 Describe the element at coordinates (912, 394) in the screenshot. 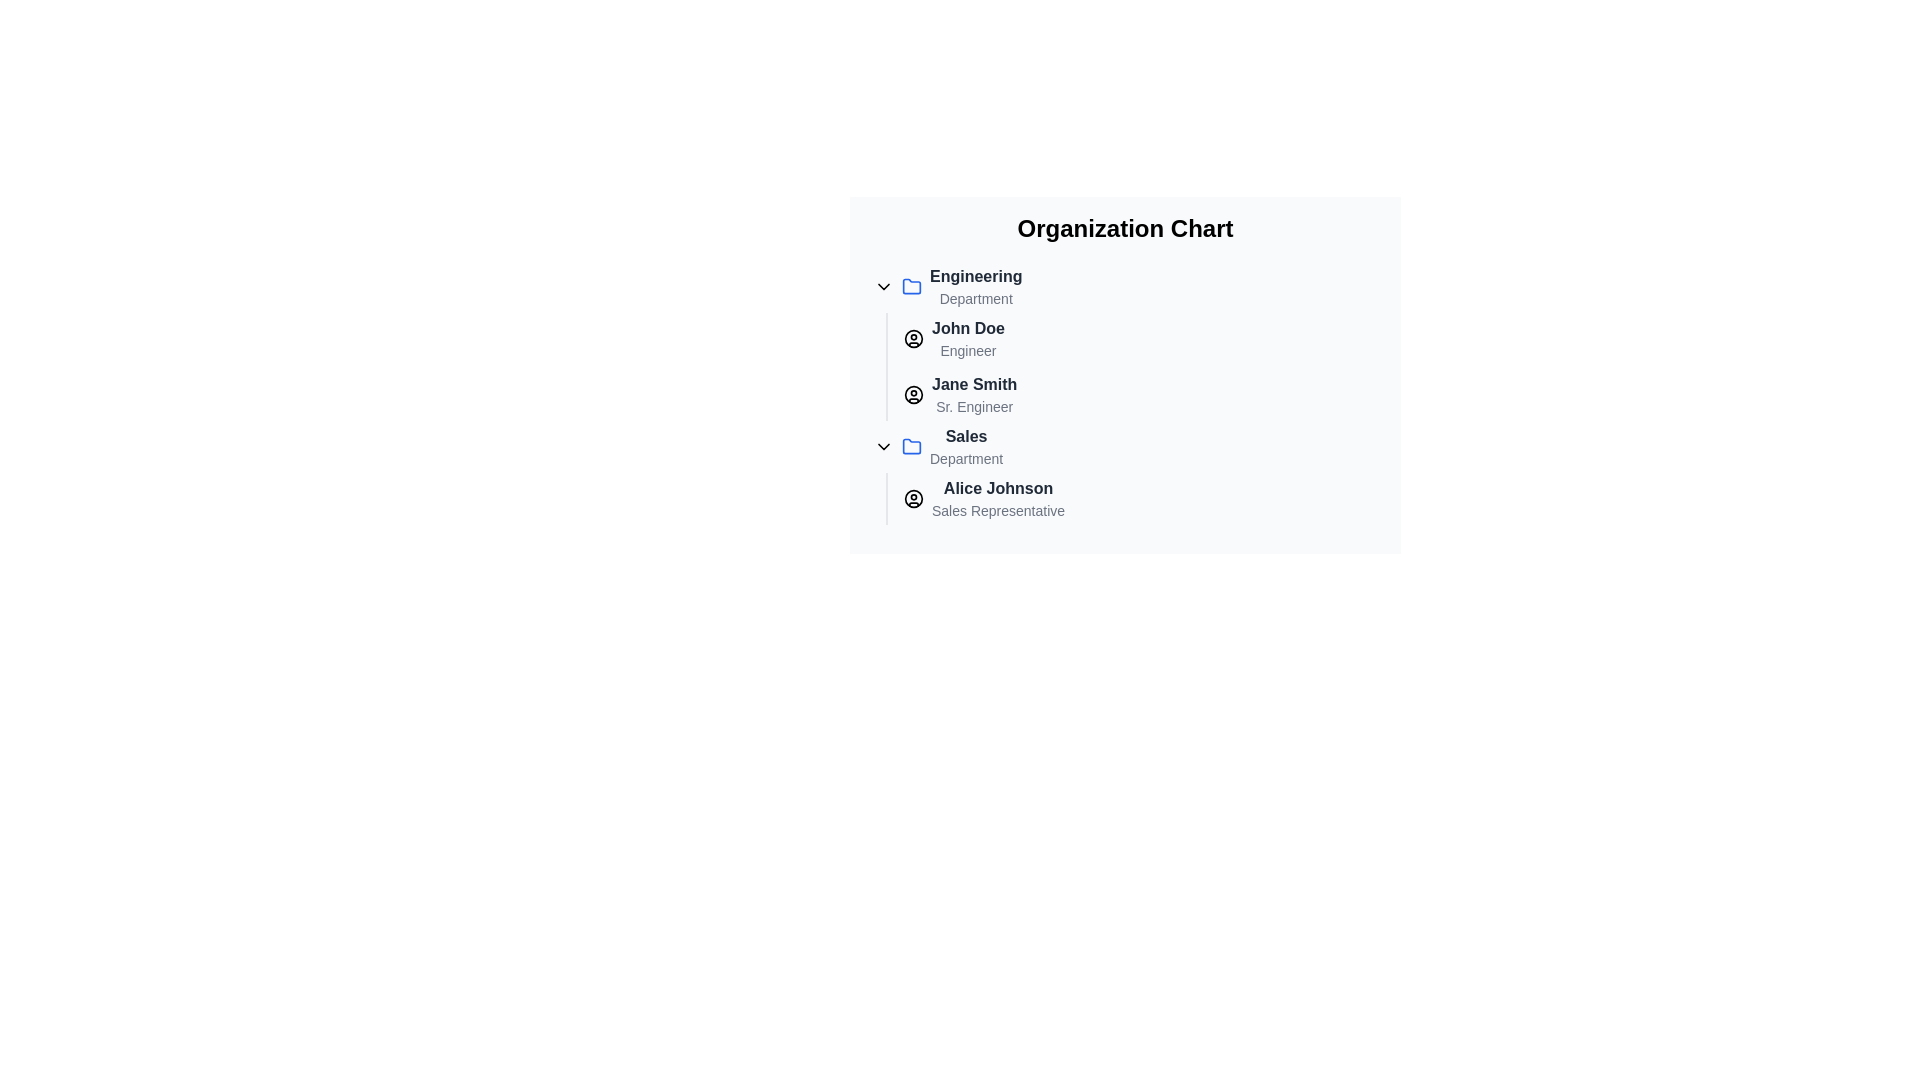

I see `the Decorative SVG circle that represents a user icon in the organizational listing` at that location.